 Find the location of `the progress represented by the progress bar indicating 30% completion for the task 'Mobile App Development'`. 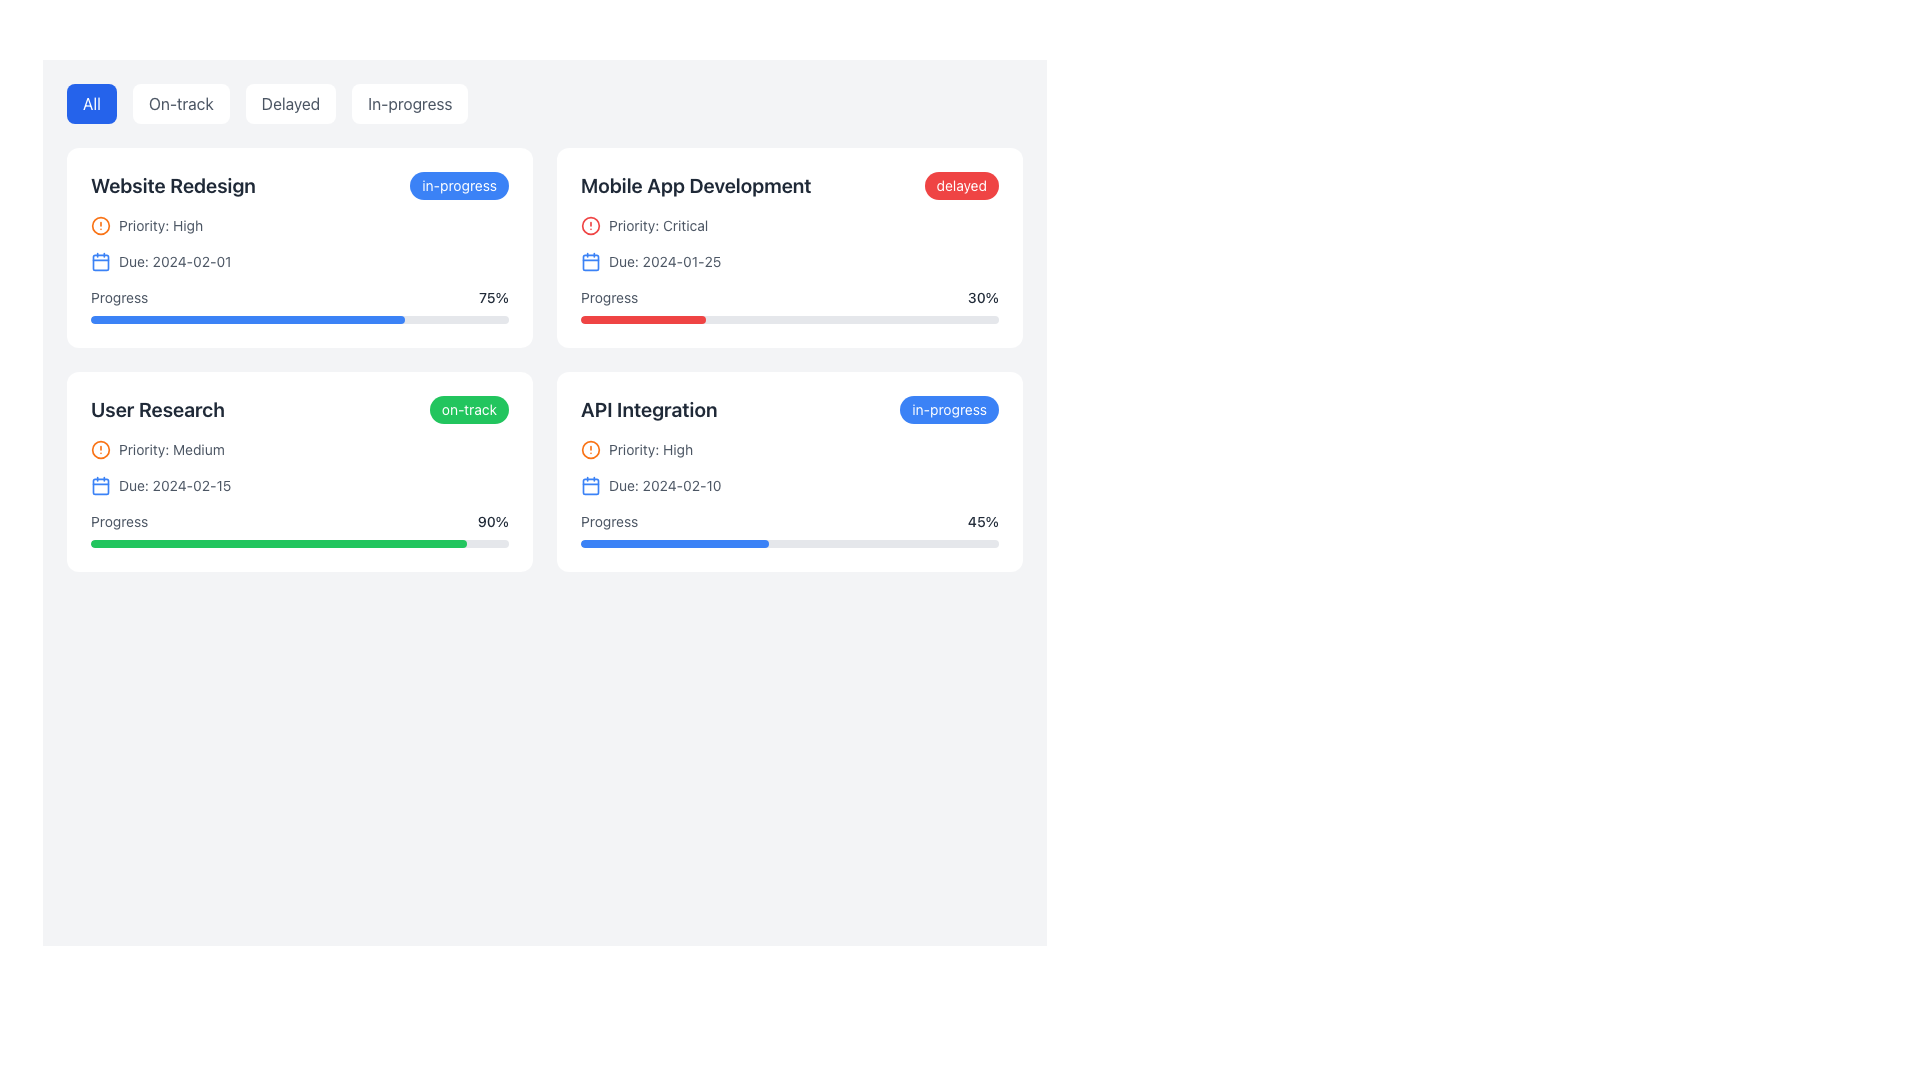

the progress represented by the progress bar indicating 30% completion for the task 'Mobile App Development' is located at coordinates (789, 319).